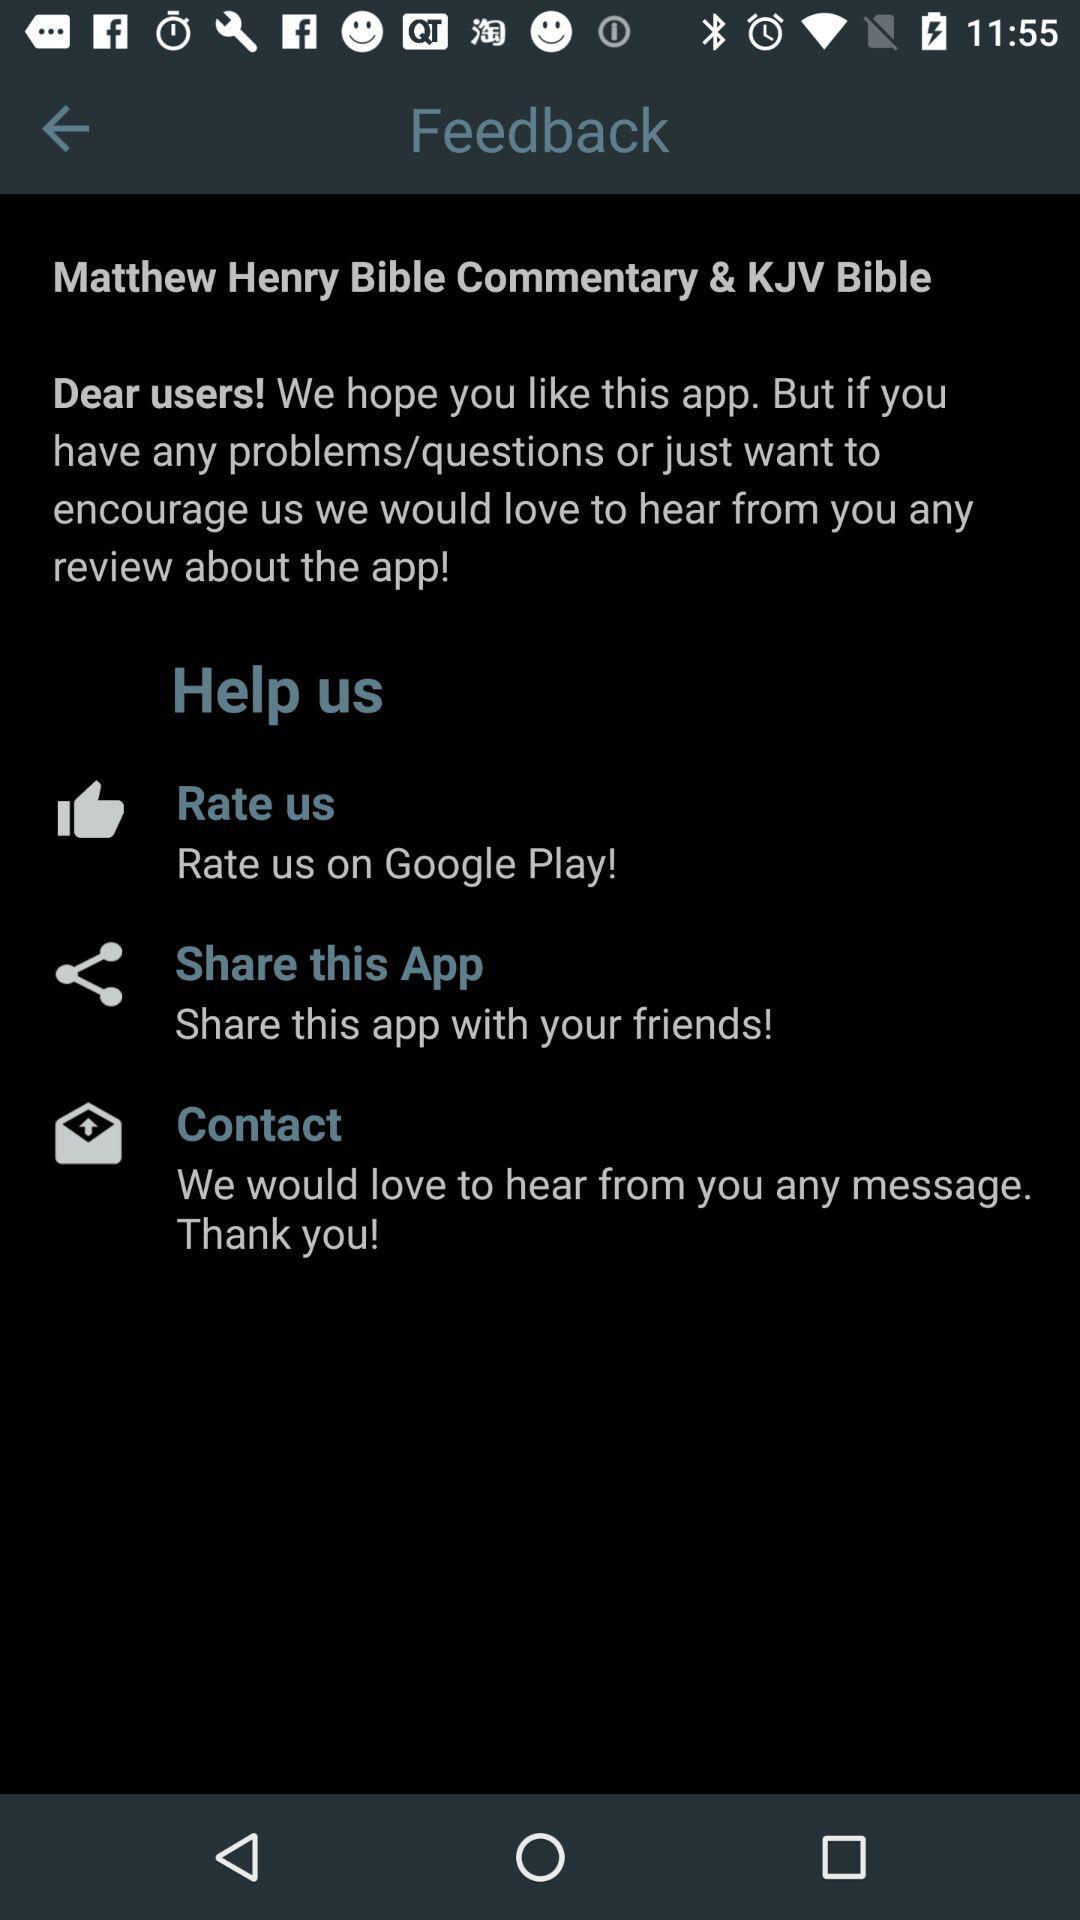 This screenshot has height=1920, width=1080. What do you see at coordinates (86, 974) in the screenshot?
I see `the app next to share this app app` at bounding box center [86, 974].